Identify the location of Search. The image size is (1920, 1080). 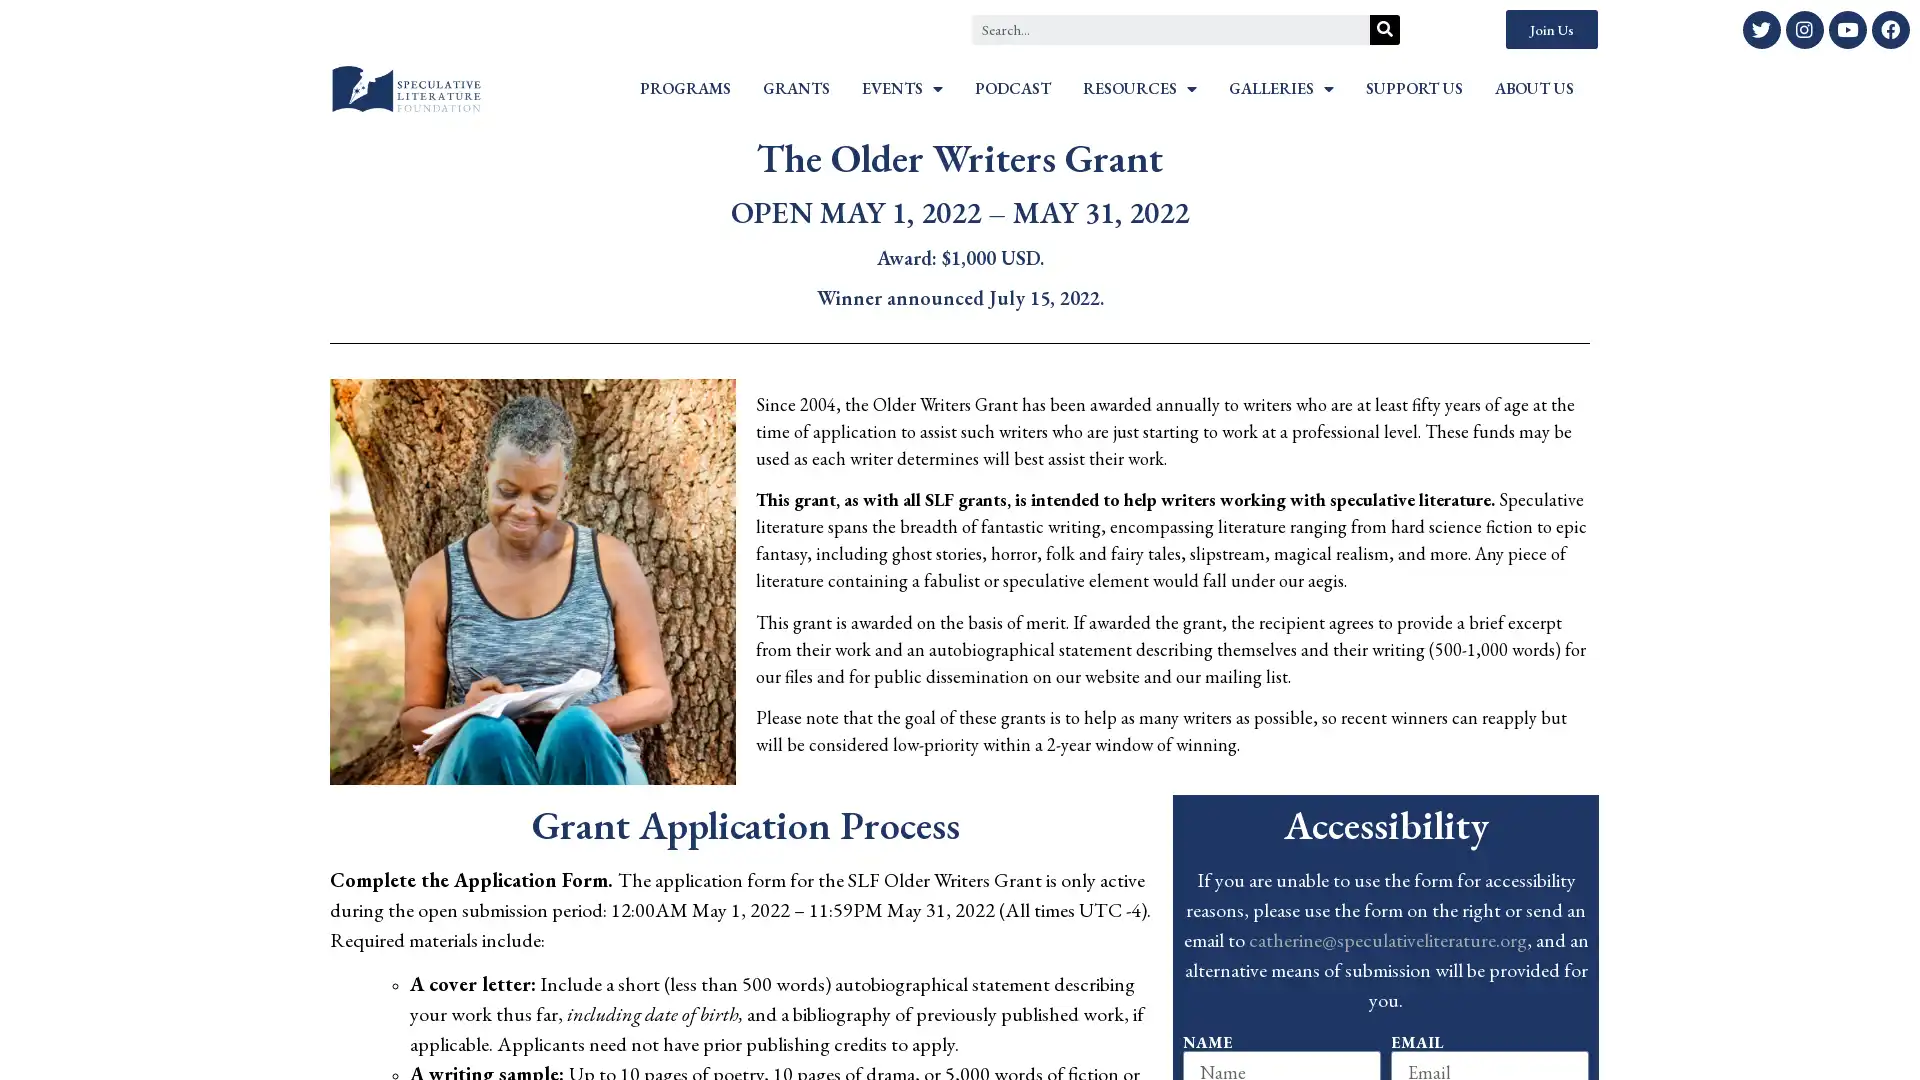
(1384, 29).